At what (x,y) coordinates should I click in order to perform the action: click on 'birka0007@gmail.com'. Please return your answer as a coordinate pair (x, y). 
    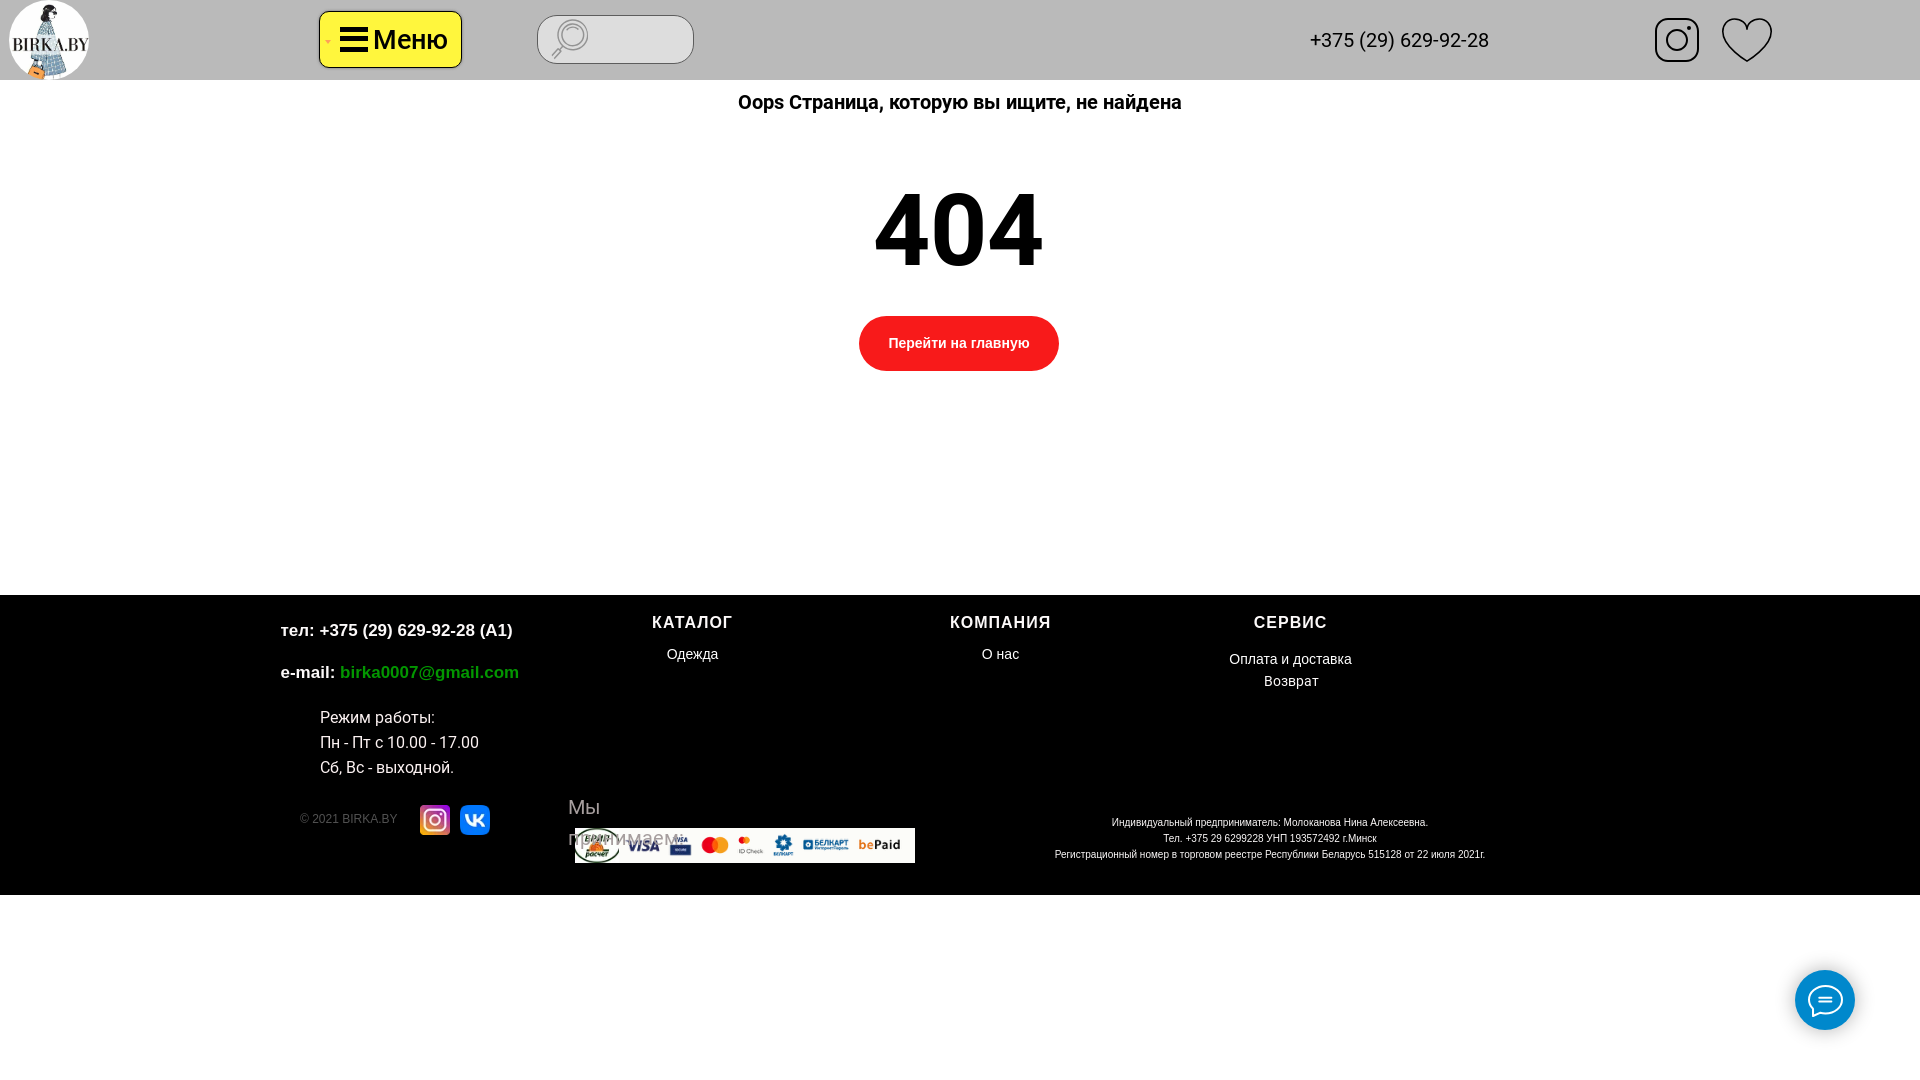
    Looking at the image, I should click on (340, 672).